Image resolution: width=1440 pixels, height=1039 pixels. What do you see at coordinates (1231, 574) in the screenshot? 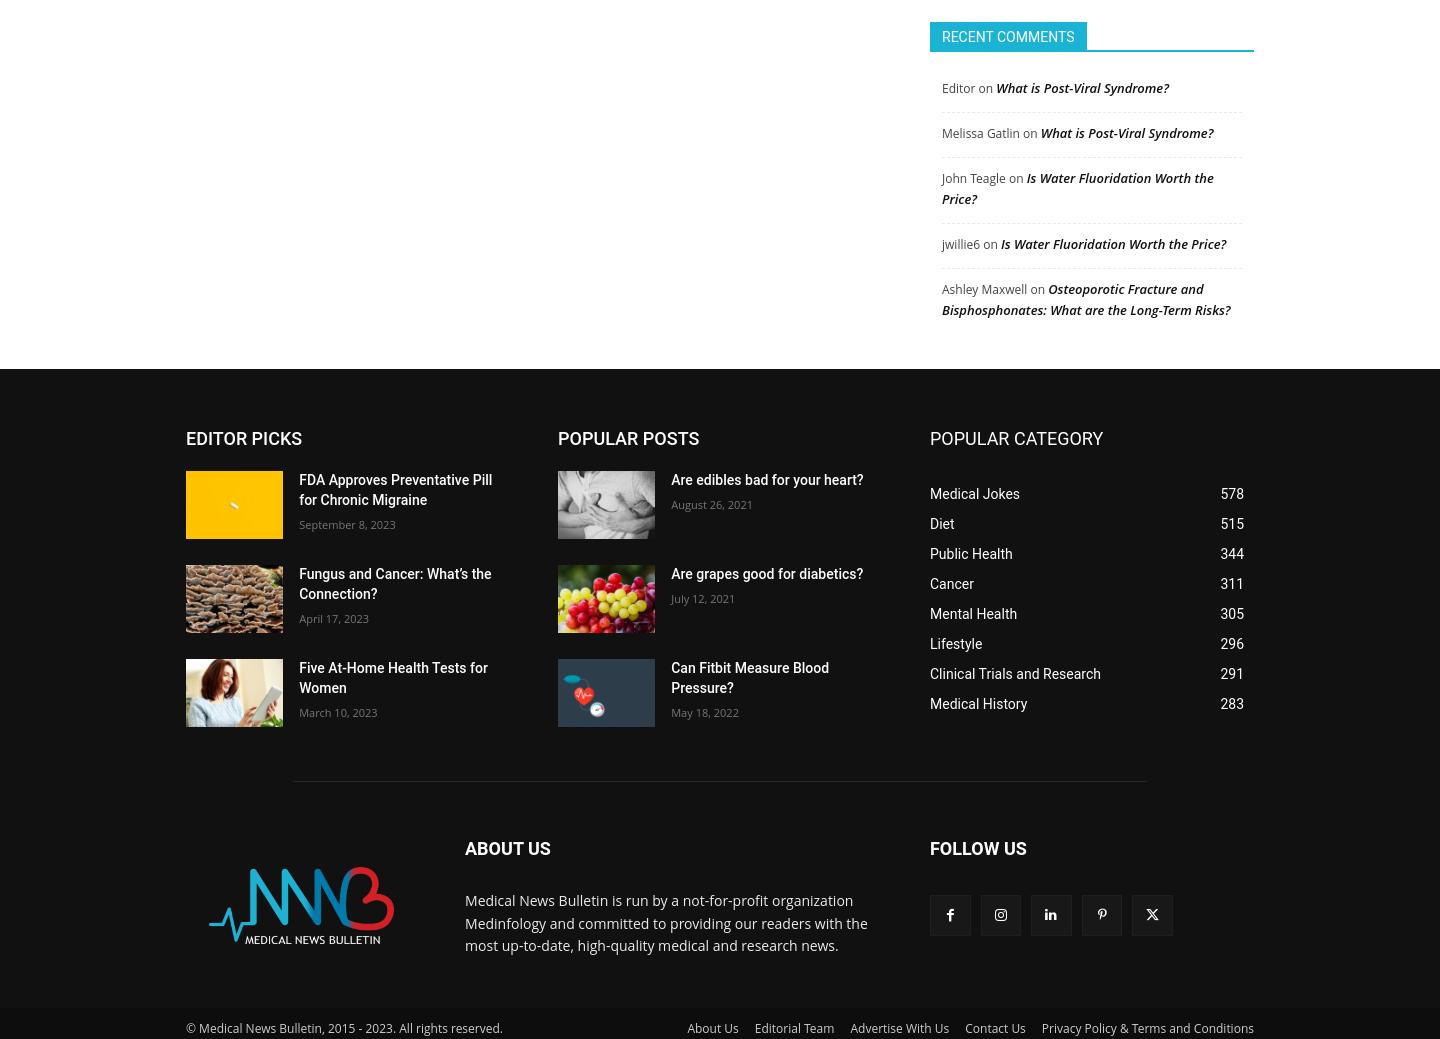
I see `'311'` at bounding box center [1231, 574].